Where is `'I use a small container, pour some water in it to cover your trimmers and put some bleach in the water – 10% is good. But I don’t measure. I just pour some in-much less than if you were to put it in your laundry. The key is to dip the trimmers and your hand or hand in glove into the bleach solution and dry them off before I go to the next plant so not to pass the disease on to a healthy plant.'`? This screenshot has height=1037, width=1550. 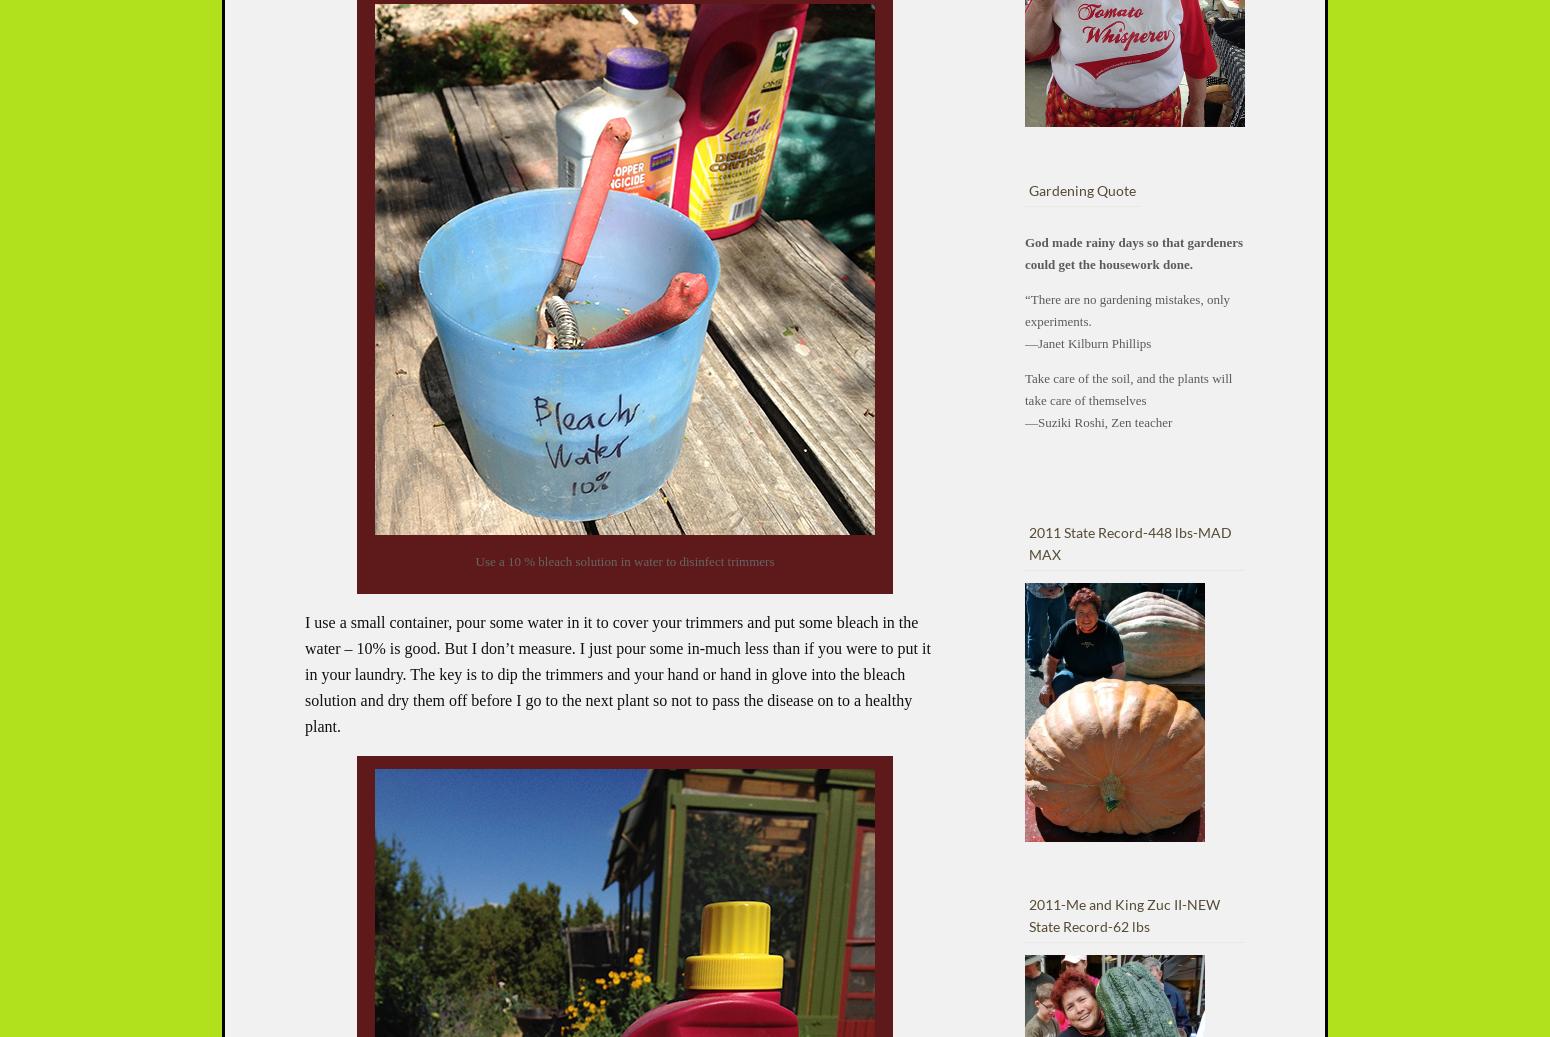
'I use a small container, pour some water in it to cover your trimmers and put some bleach in the water – 10% is good. But I don’t measure. I just pour some in-much less than if you were to put it in your laundry. The key is to dip the trimmers and your hand or hand in glove into the bleach solution and dry them off before I go to the next plant so not to pass the disease on to a healthy plant.' is located at coordinates (617, 674).